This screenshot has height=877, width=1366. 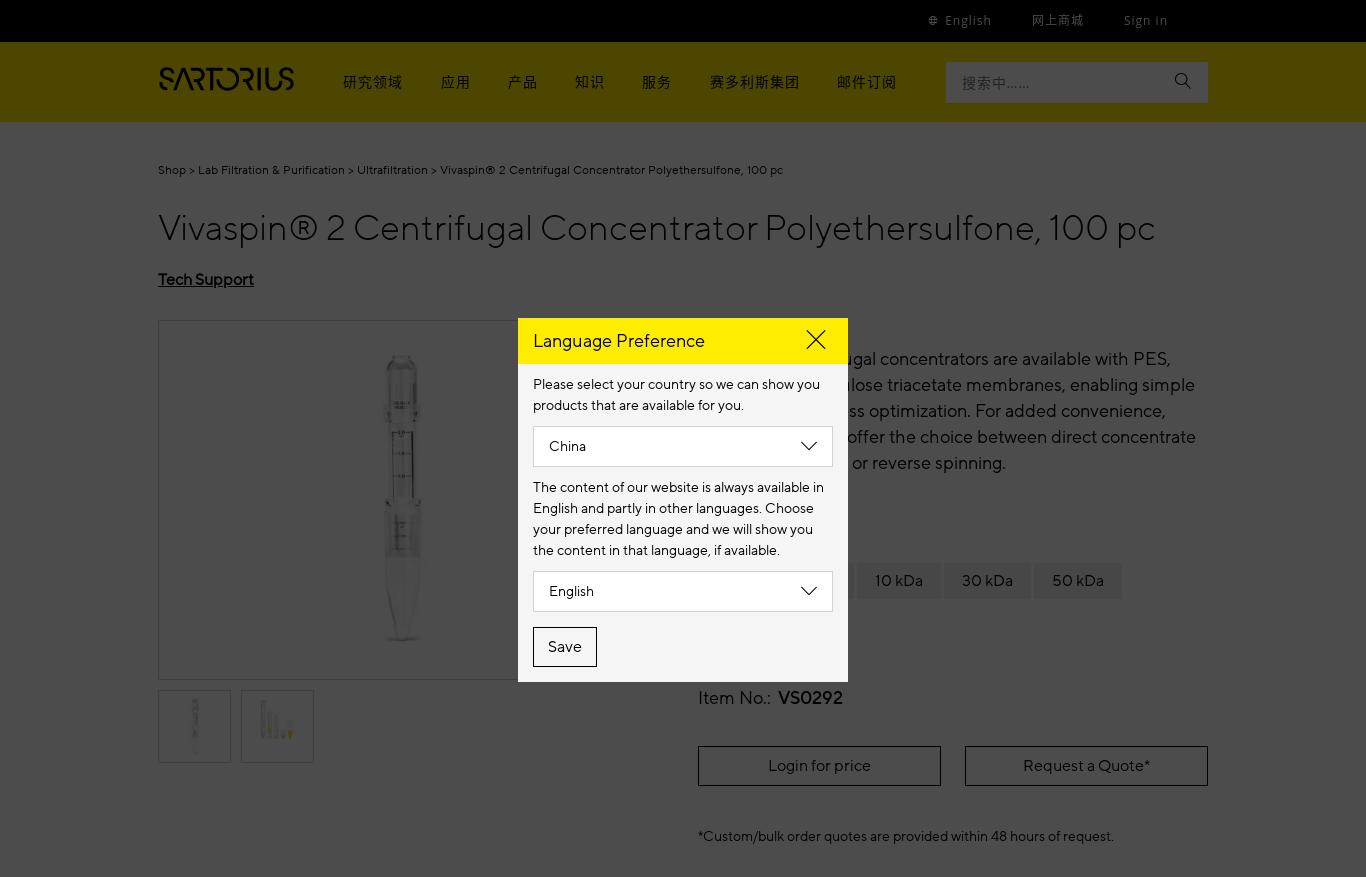 What do you see at coordinates (1145, 19) in the screenshot?
I see `'Sign in'` at bounding box center [1145, 19].